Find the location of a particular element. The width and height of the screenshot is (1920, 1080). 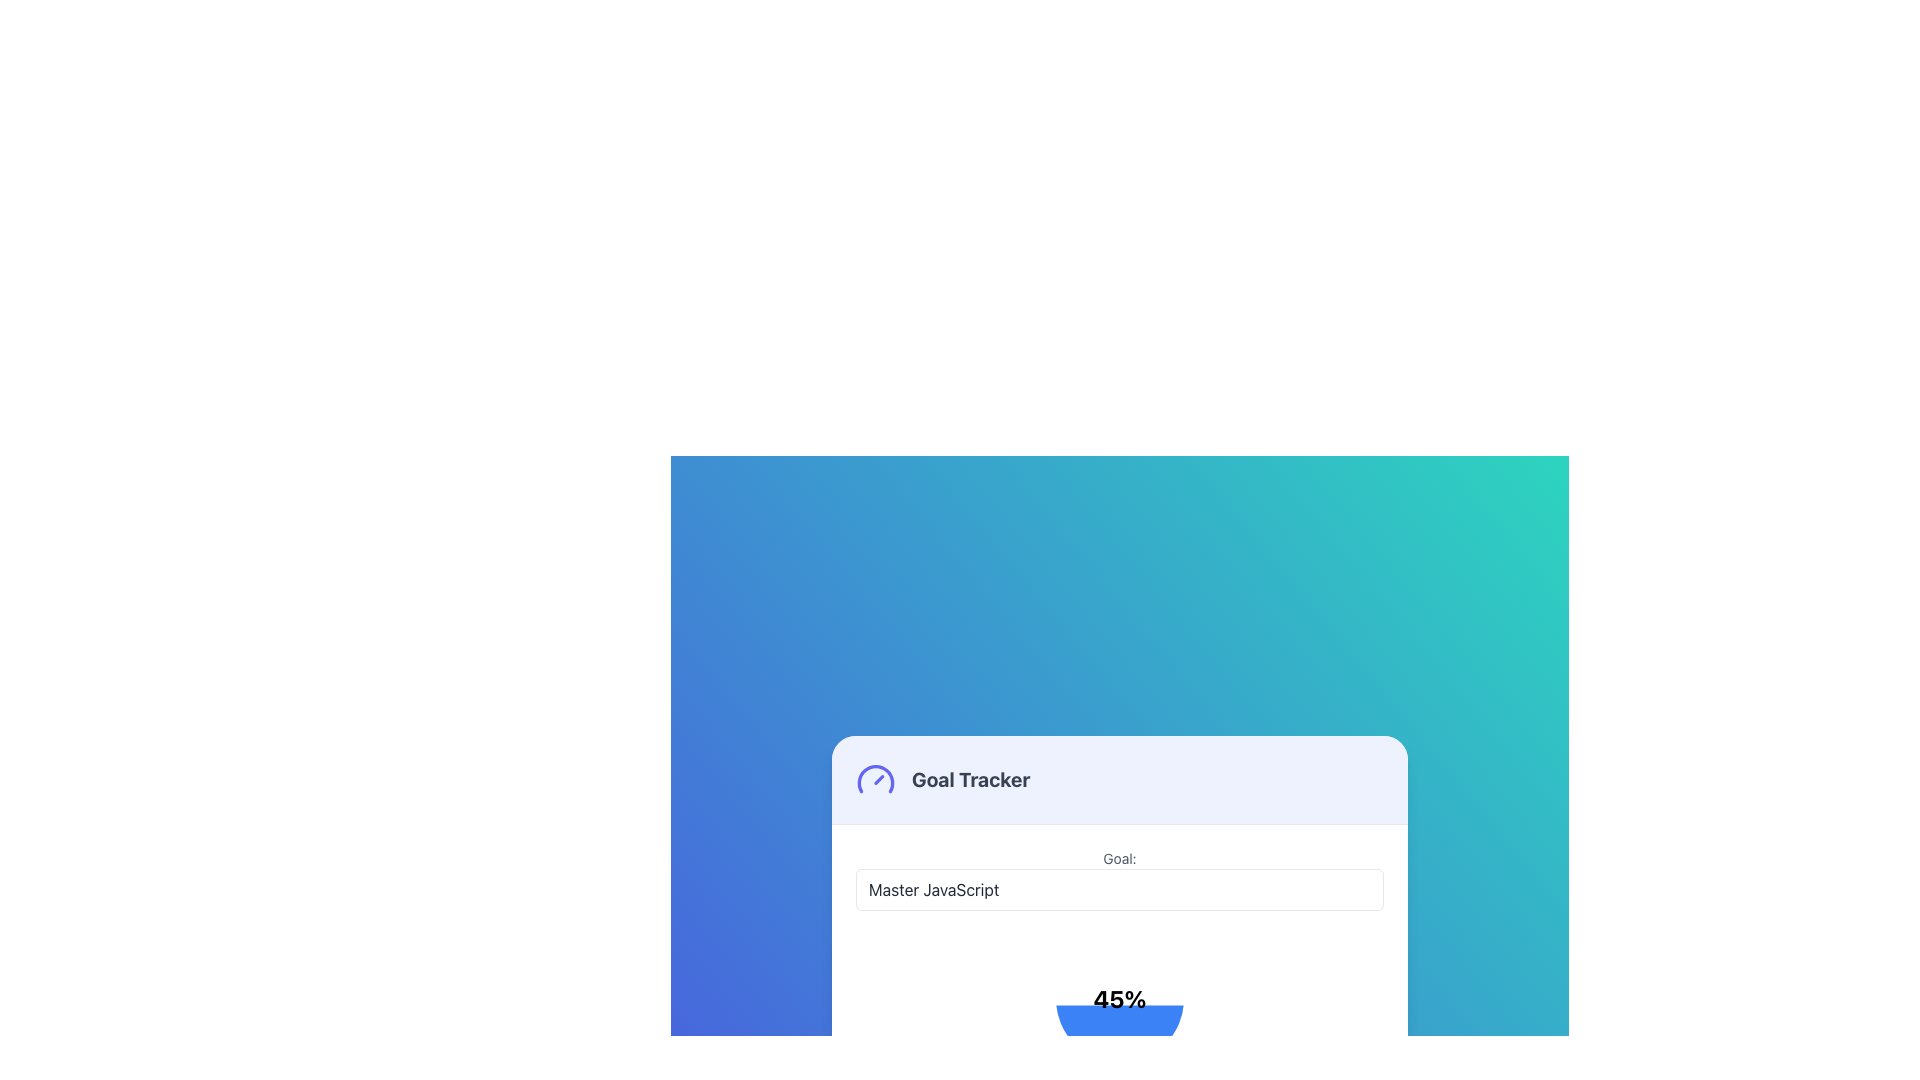

the Circular Progress Indicator that displays '45%' and is centrally located below the 'Goal' input field and above the 'Increase' and 'Decrease' buttons is located at coordinates (1118, 999).